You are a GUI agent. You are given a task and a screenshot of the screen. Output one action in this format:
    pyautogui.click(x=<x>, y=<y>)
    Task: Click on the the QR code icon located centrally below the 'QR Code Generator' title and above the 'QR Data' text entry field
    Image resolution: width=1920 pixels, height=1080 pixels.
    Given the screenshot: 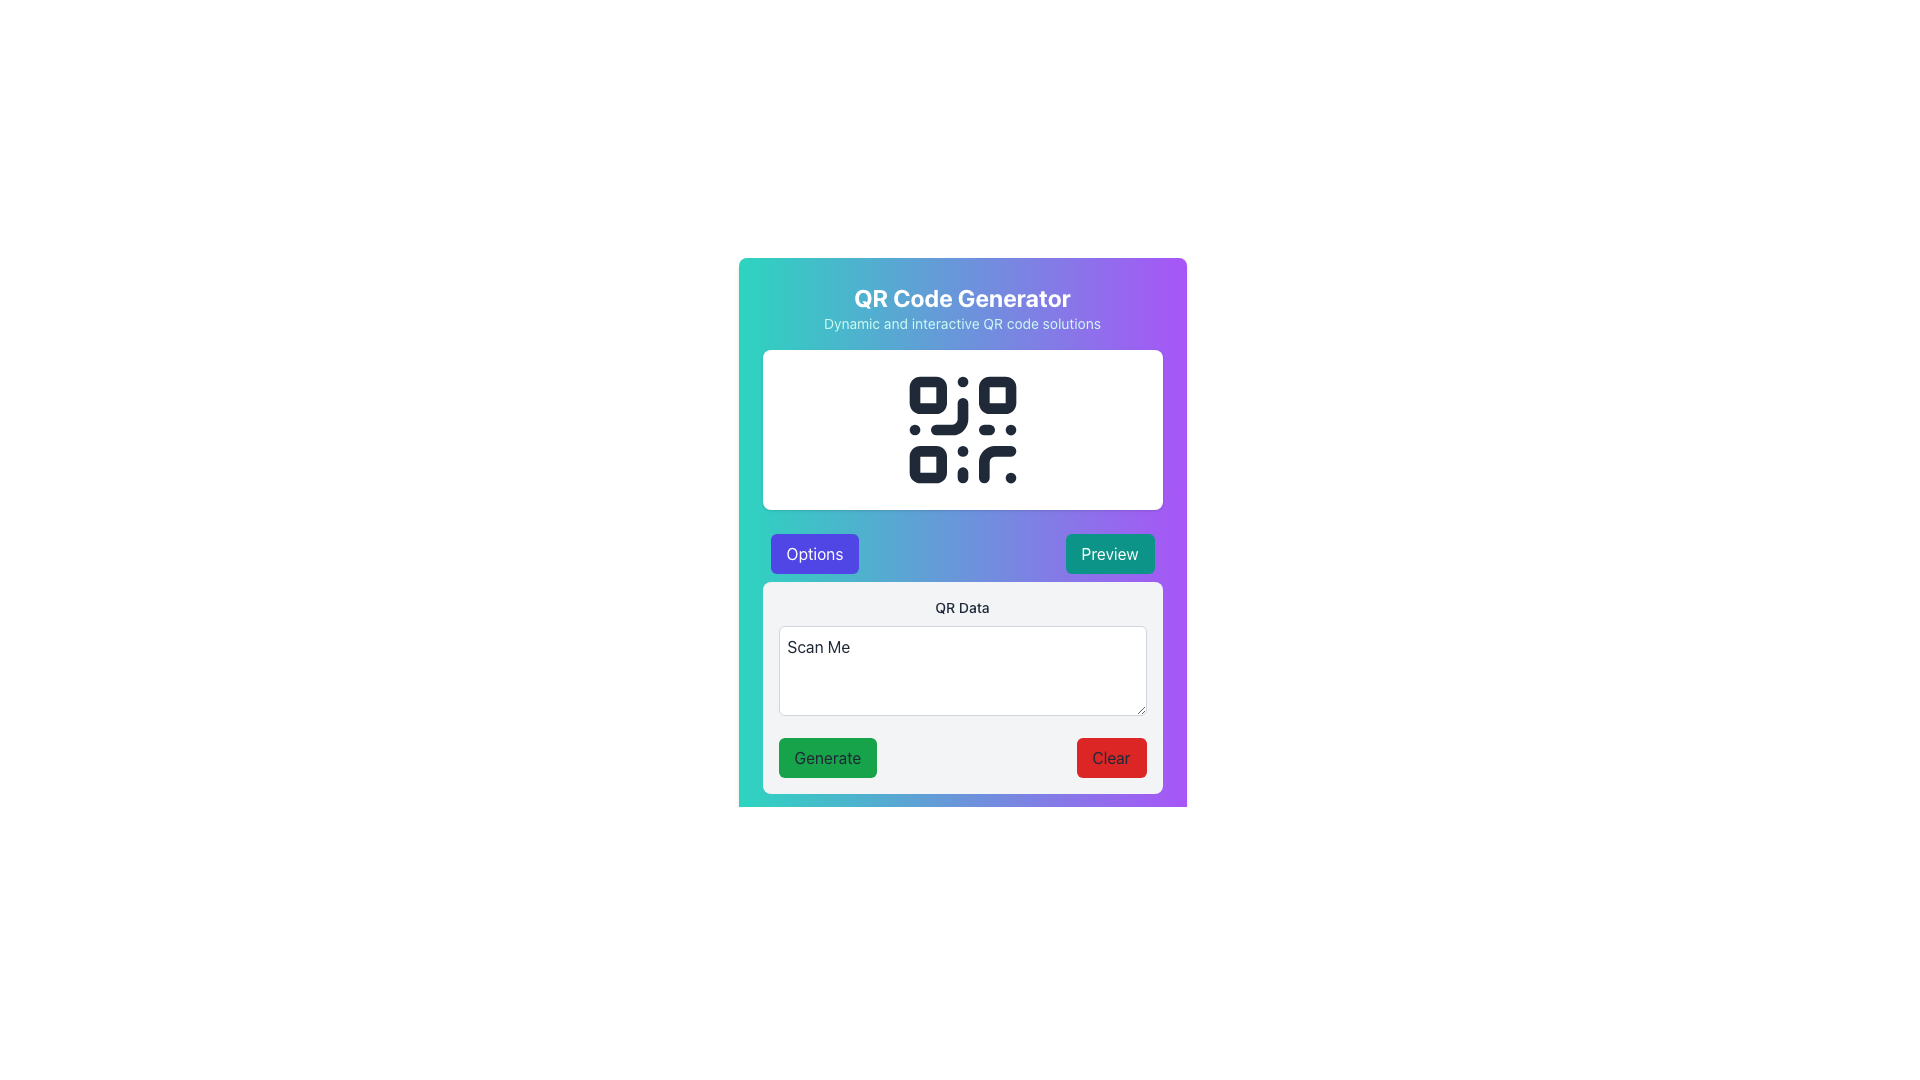 What is the action you would take?
    pyautogui.click(x=962, y=428)
    